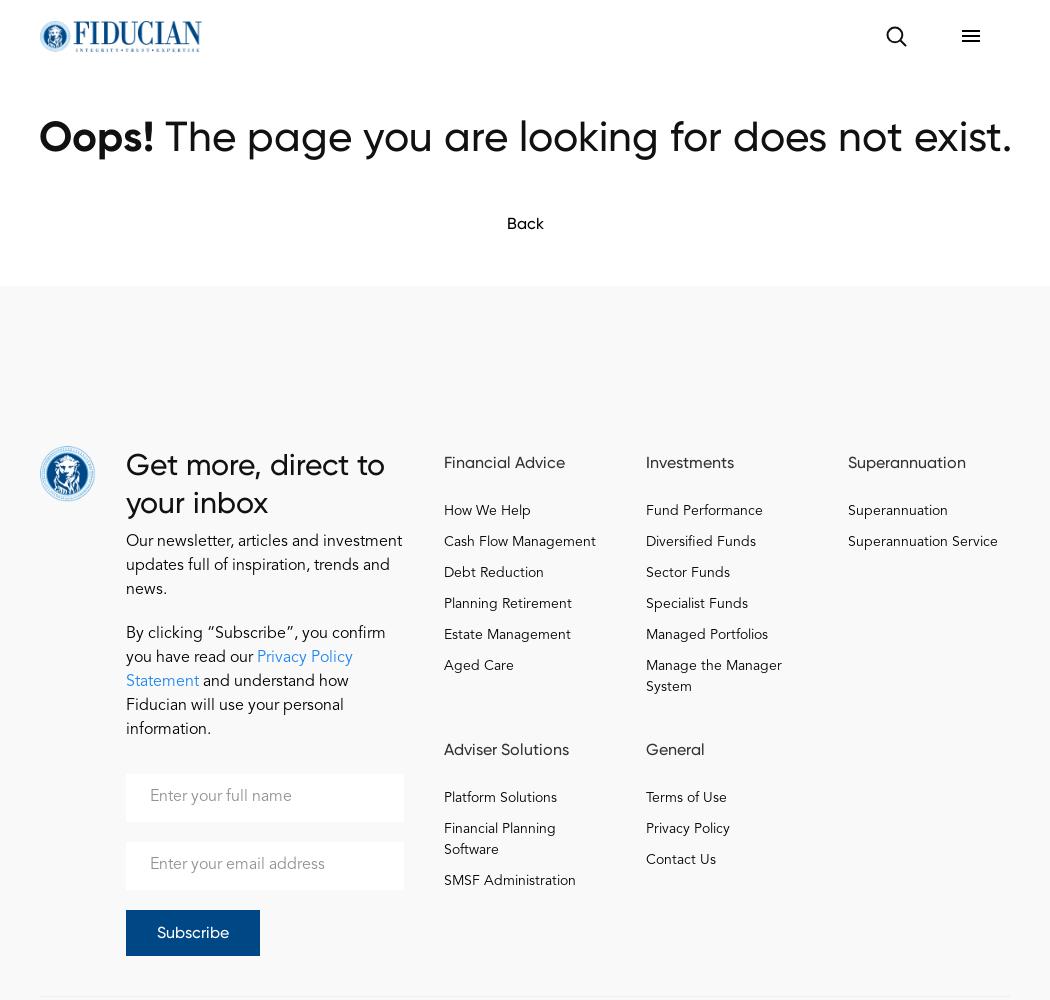  I want to click on 'Terms of Use', so click(686, 798).